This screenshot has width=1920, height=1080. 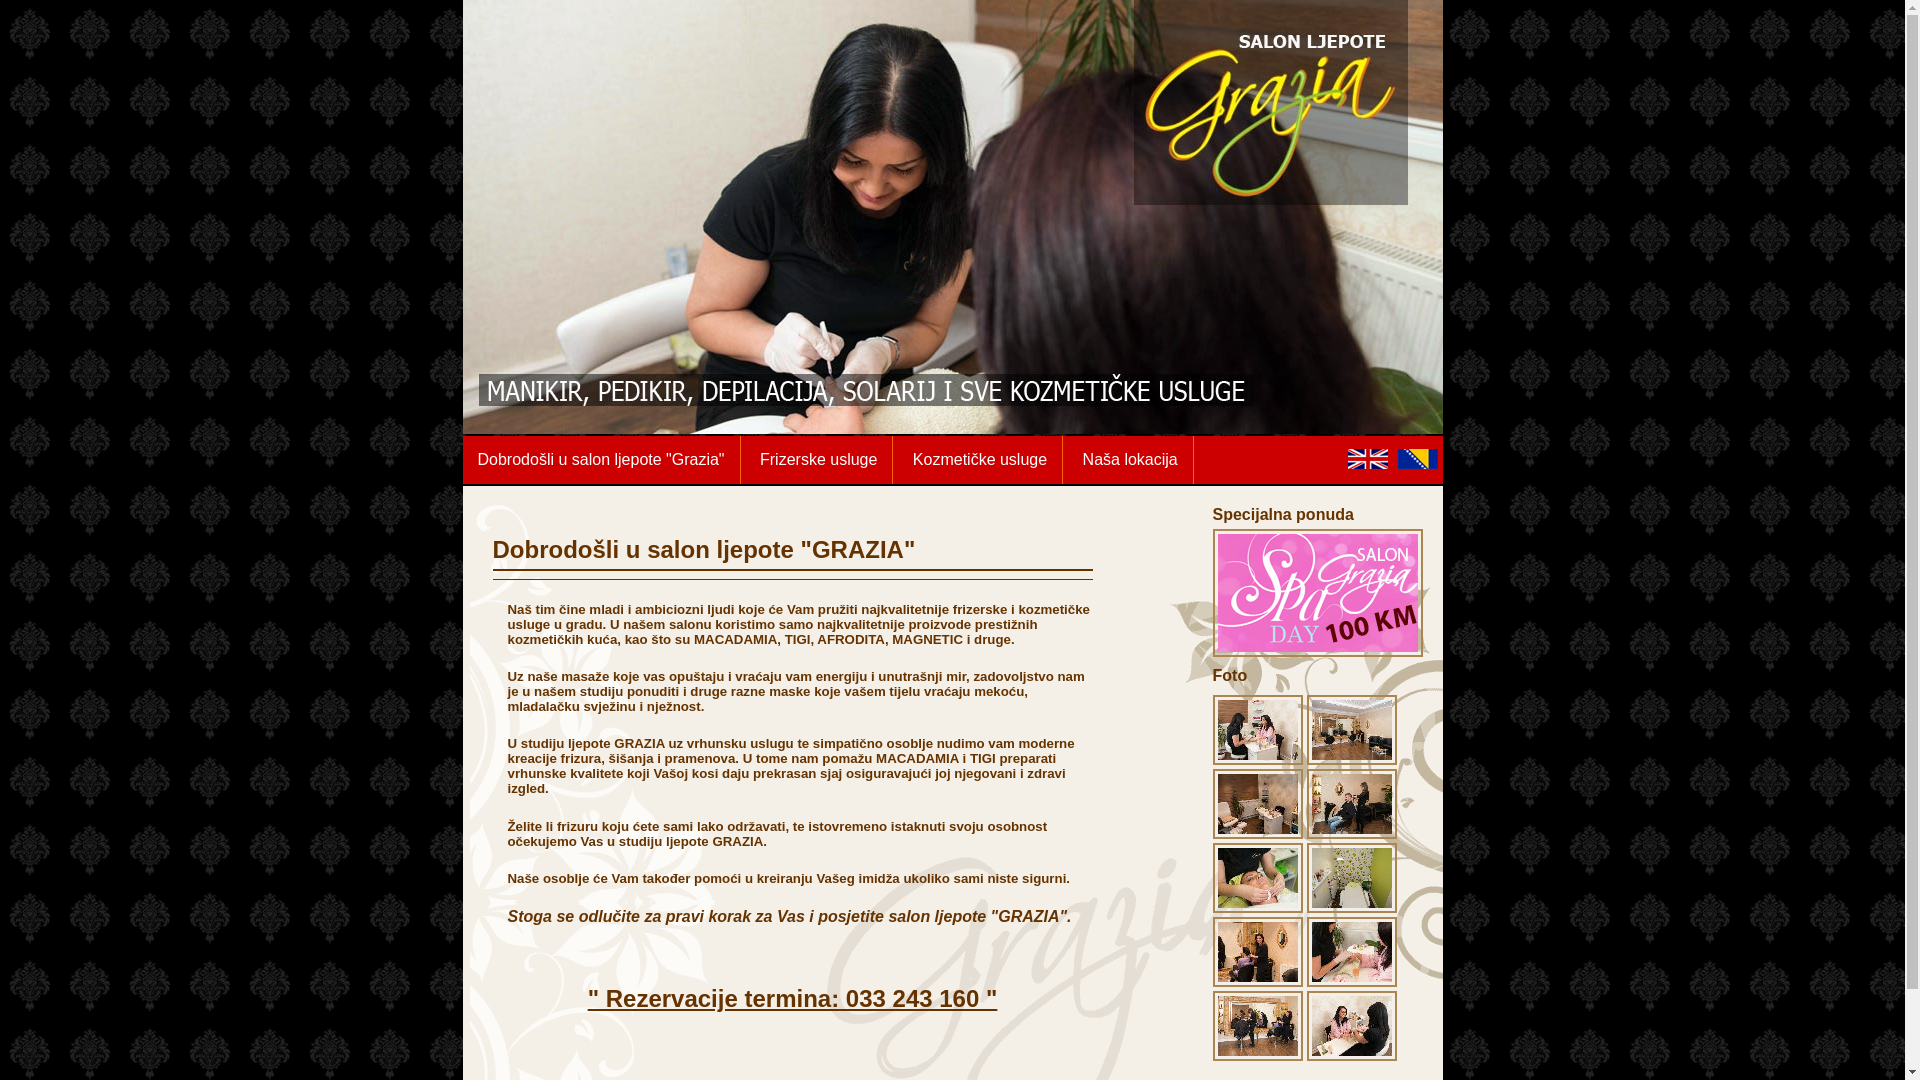 I want to click on 'Frizerske usluge', so click(x=819, y=459).